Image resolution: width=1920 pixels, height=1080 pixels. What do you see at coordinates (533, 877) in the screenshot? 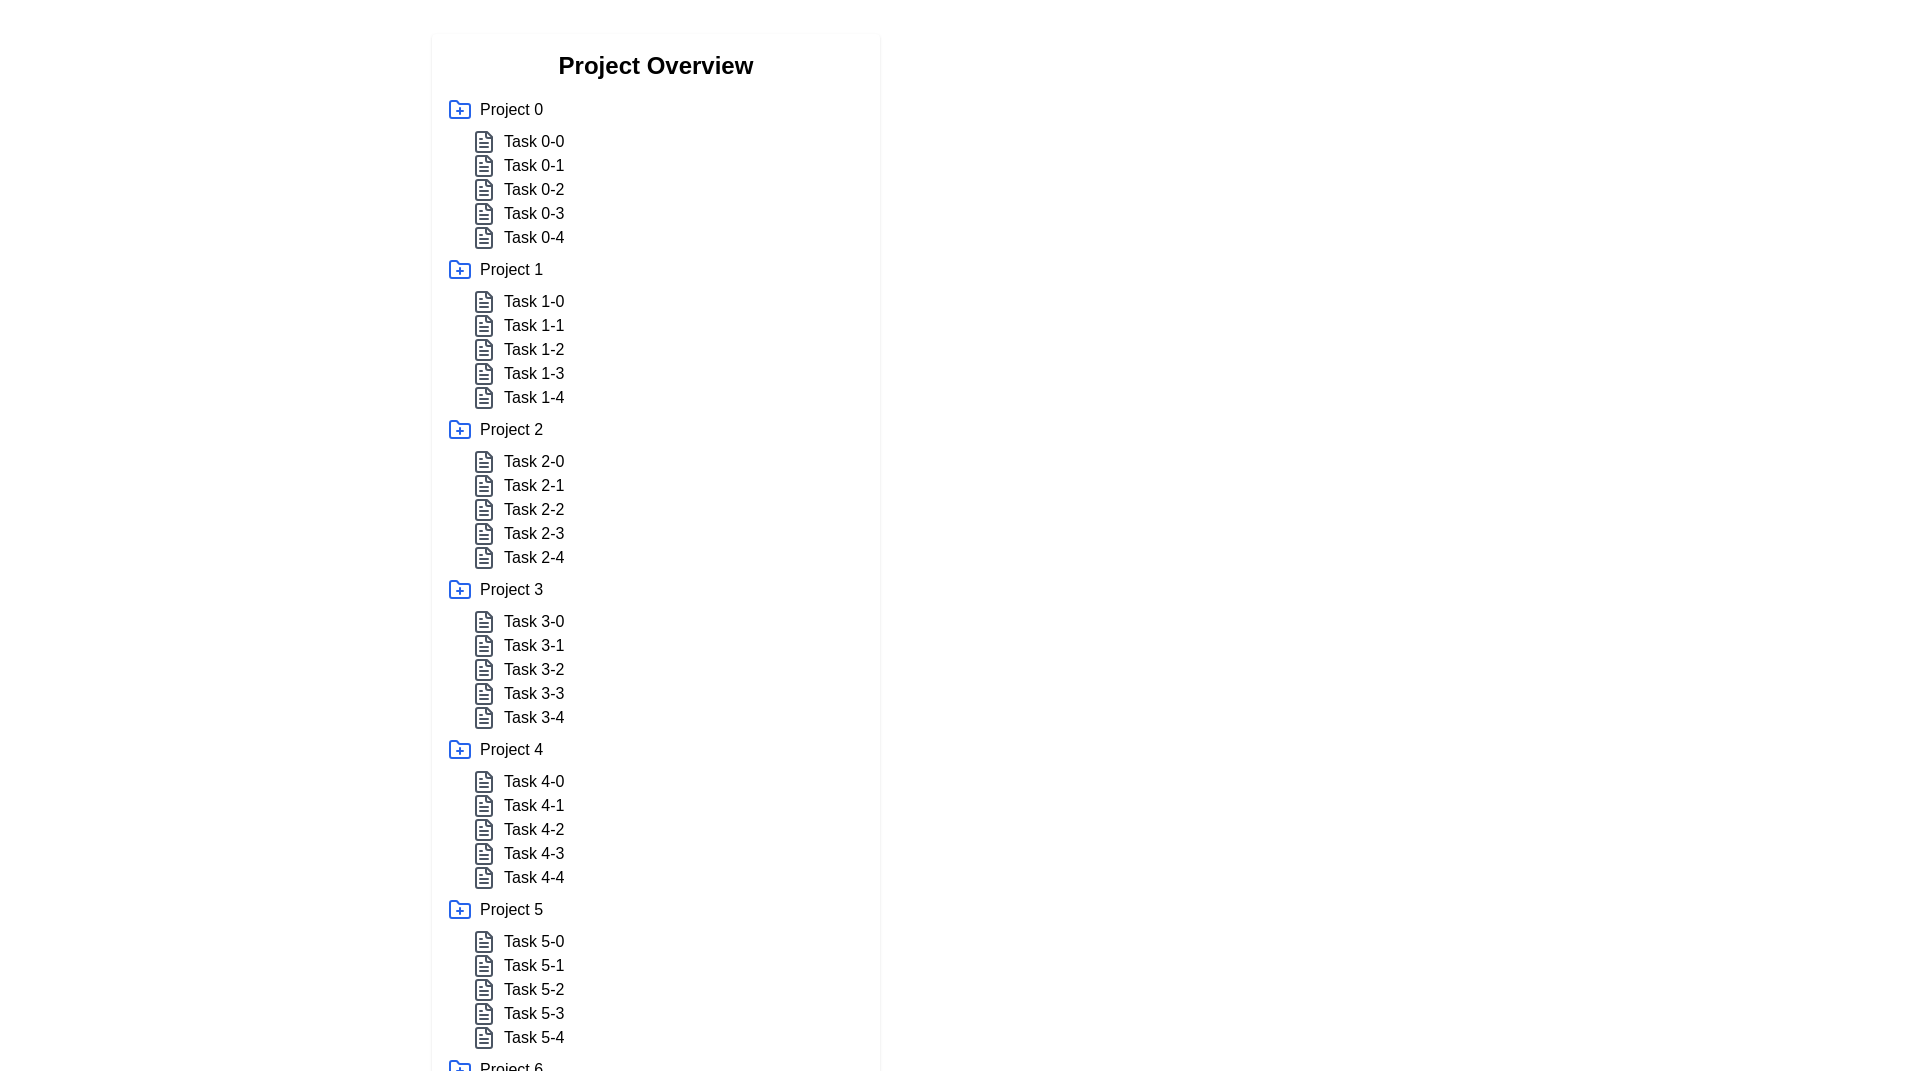
I see `the fifth list item labeled 'Task 4-4' under the 'Project 4' section` at bounding box center [533, 877].